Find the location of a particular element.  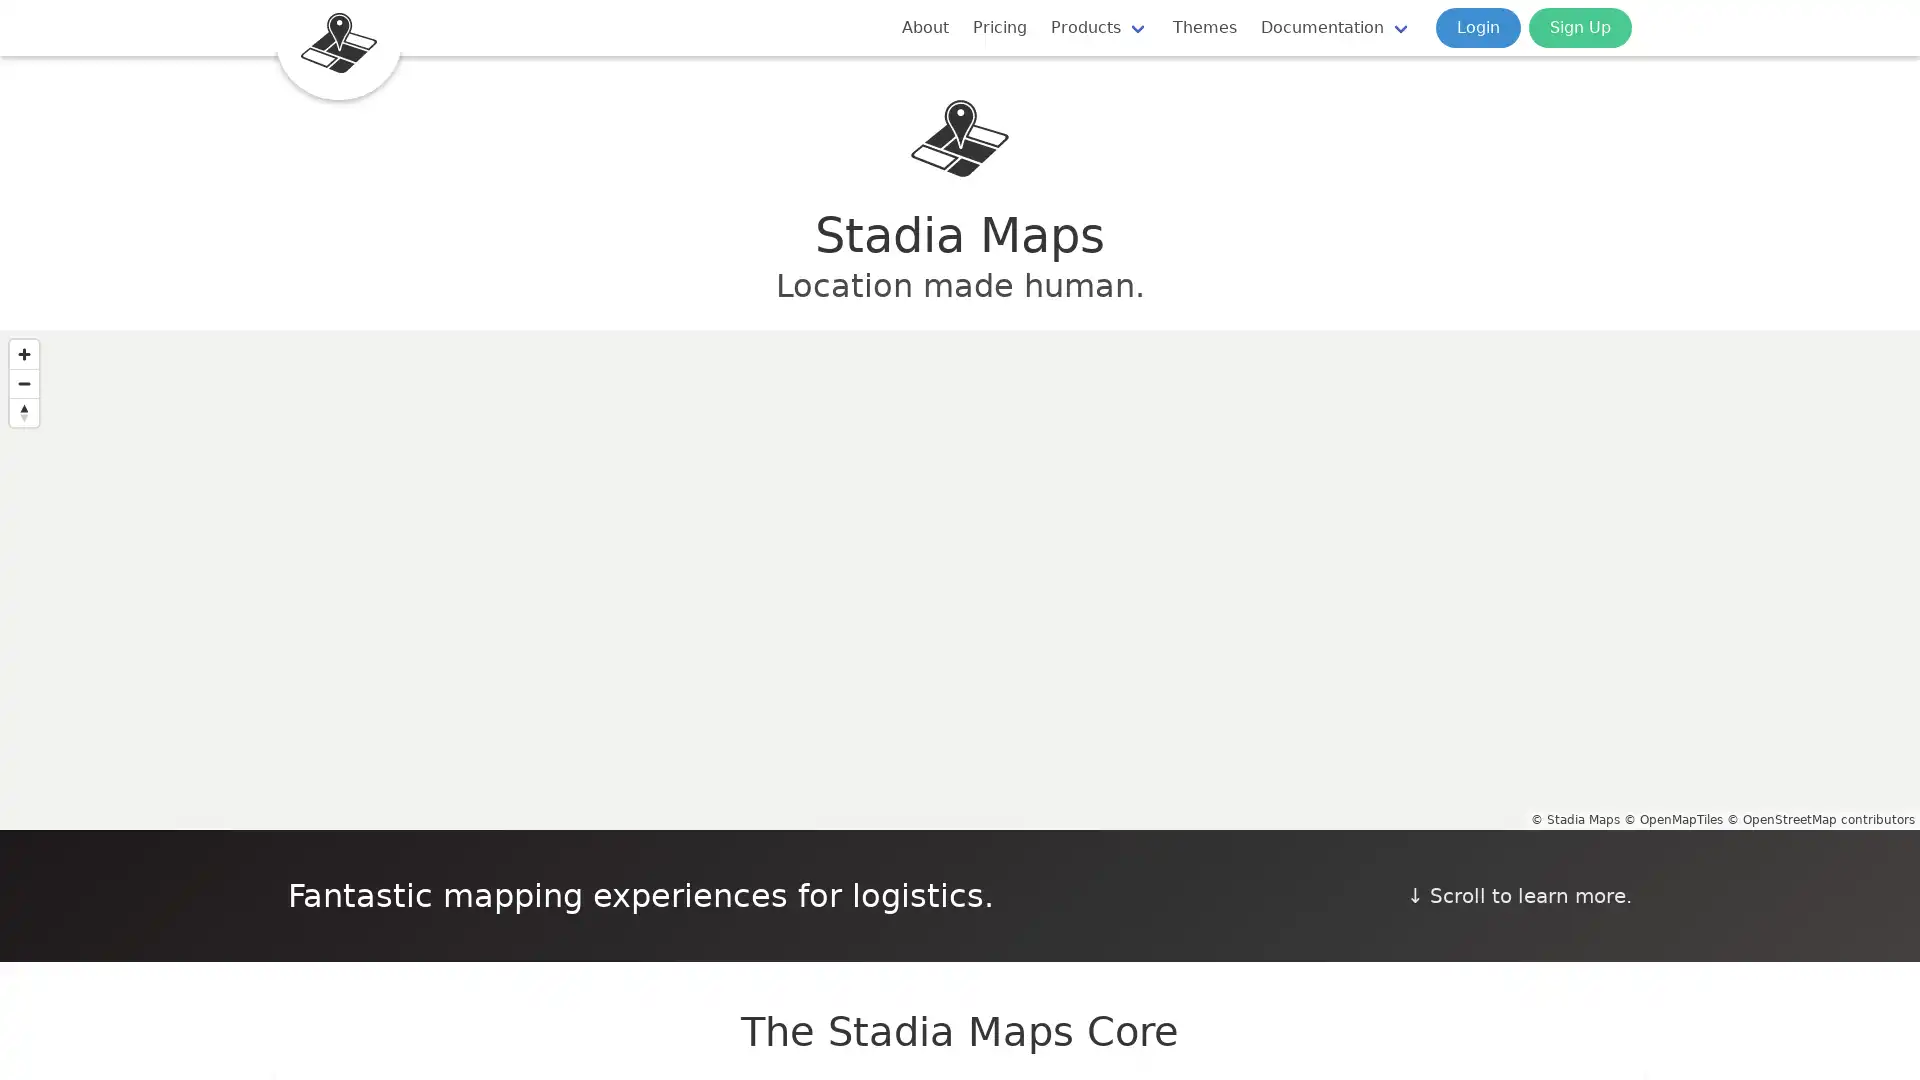

Zoom out is located at coordinates (24, 383).